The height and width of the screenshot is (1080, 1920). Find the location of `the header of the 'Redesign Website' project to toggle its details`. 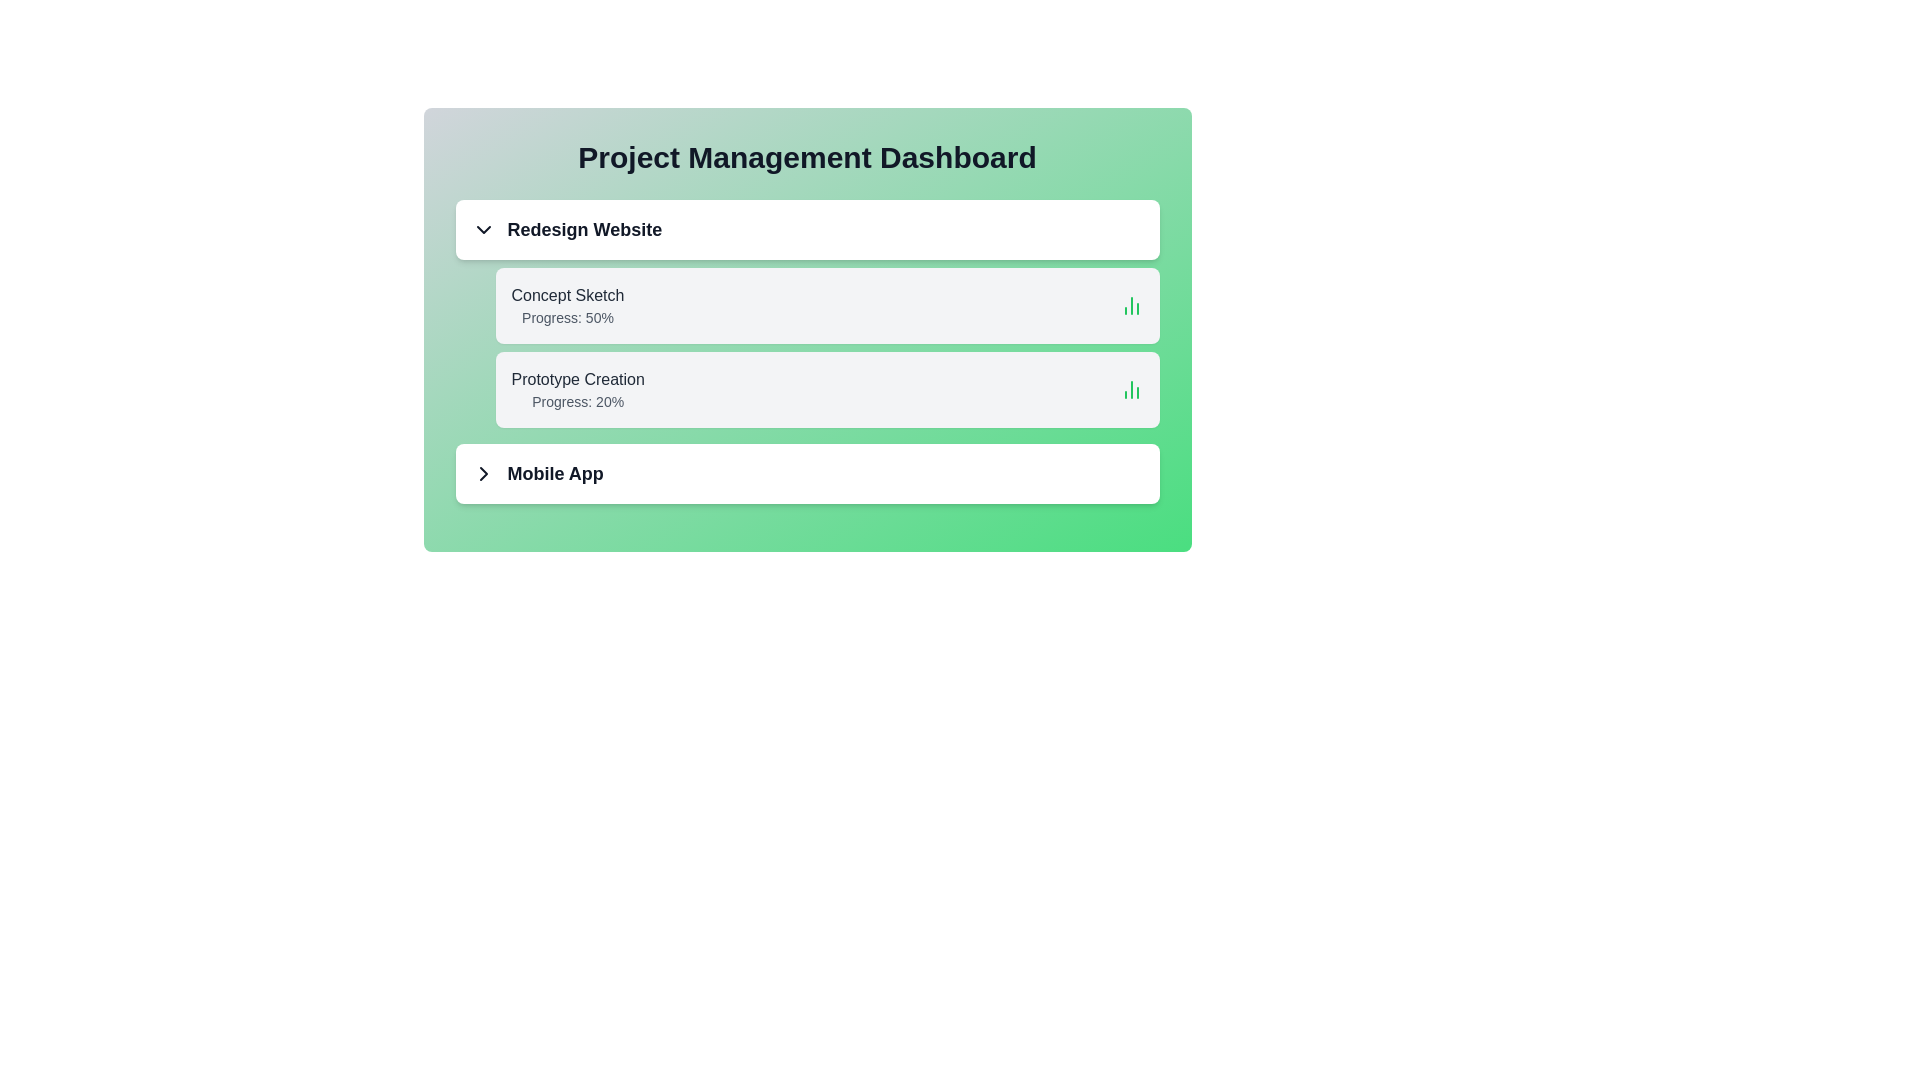

the header of the 'Redesign Website' project to toggle its details is located at coordinates (807, 229).